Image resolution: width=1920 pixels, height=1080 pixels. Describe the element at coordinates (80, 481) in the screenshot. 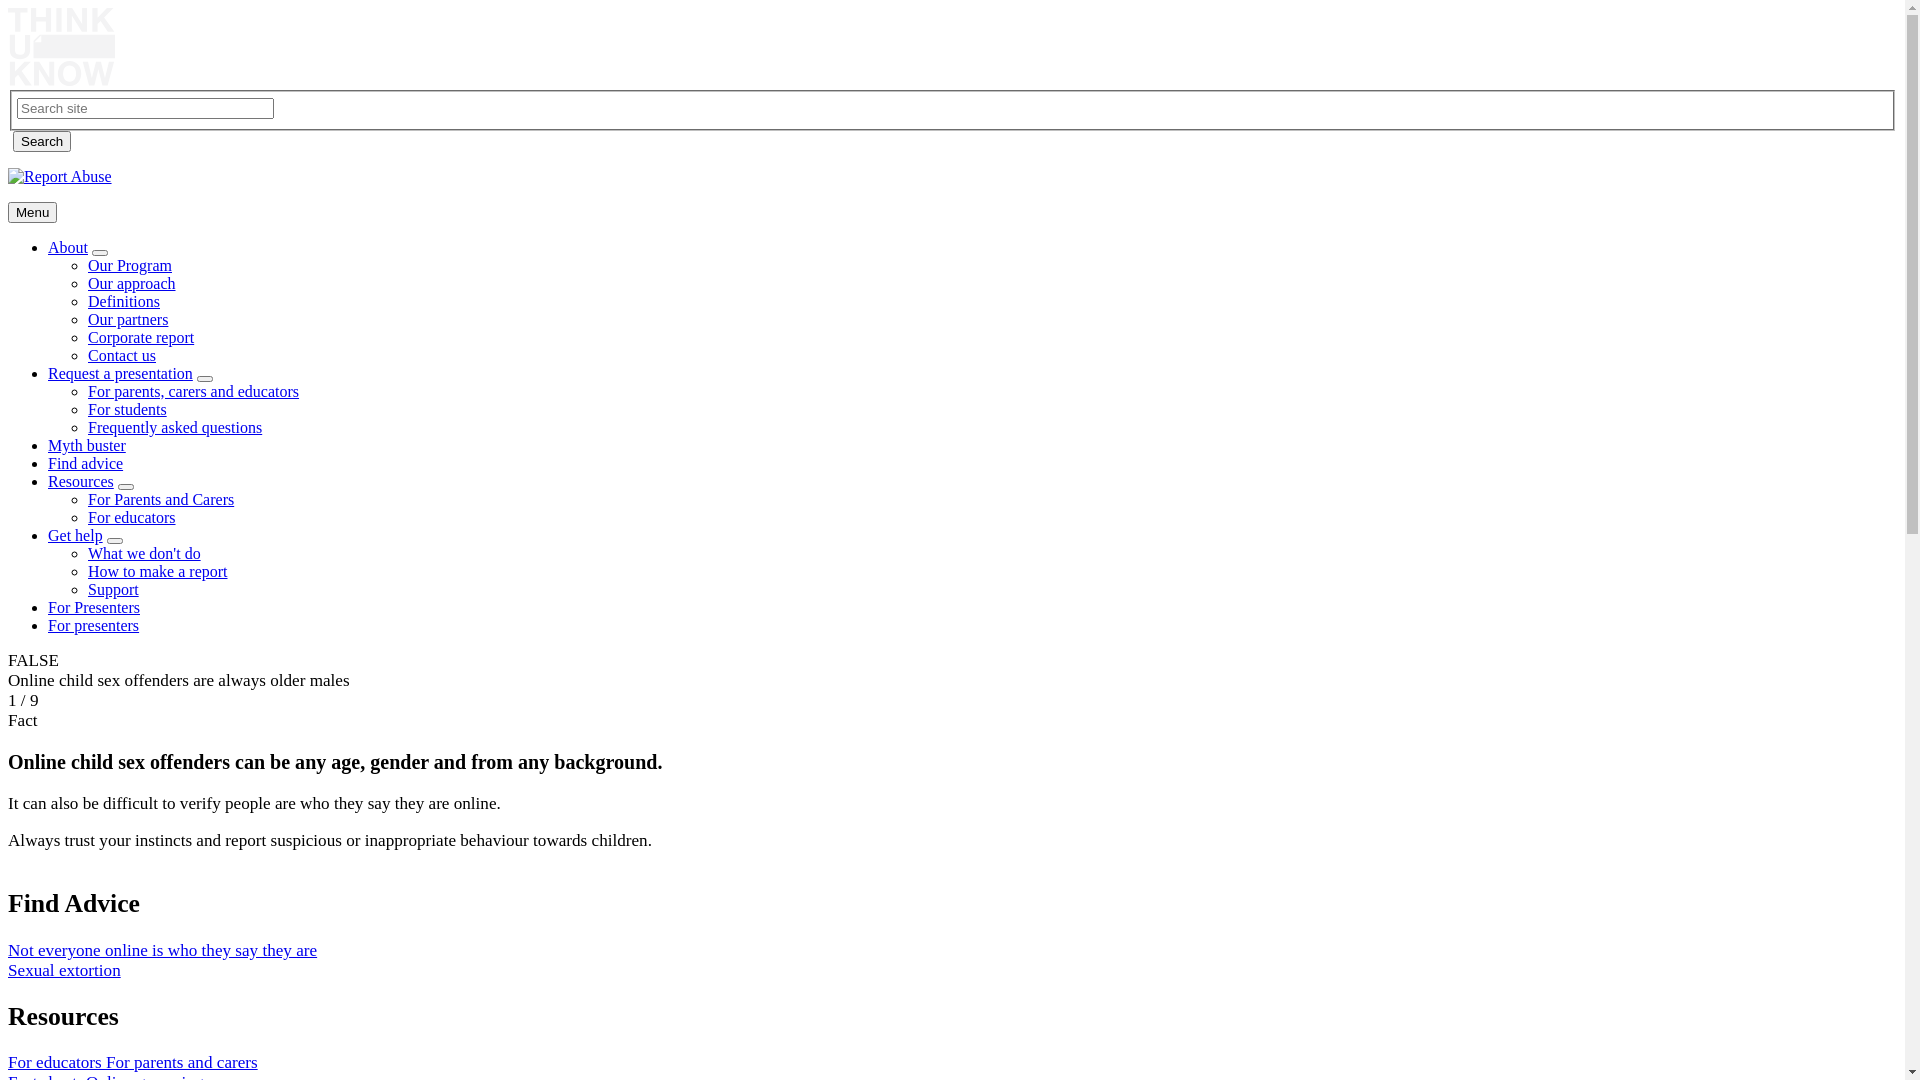

I see `'Resources'` at that location.